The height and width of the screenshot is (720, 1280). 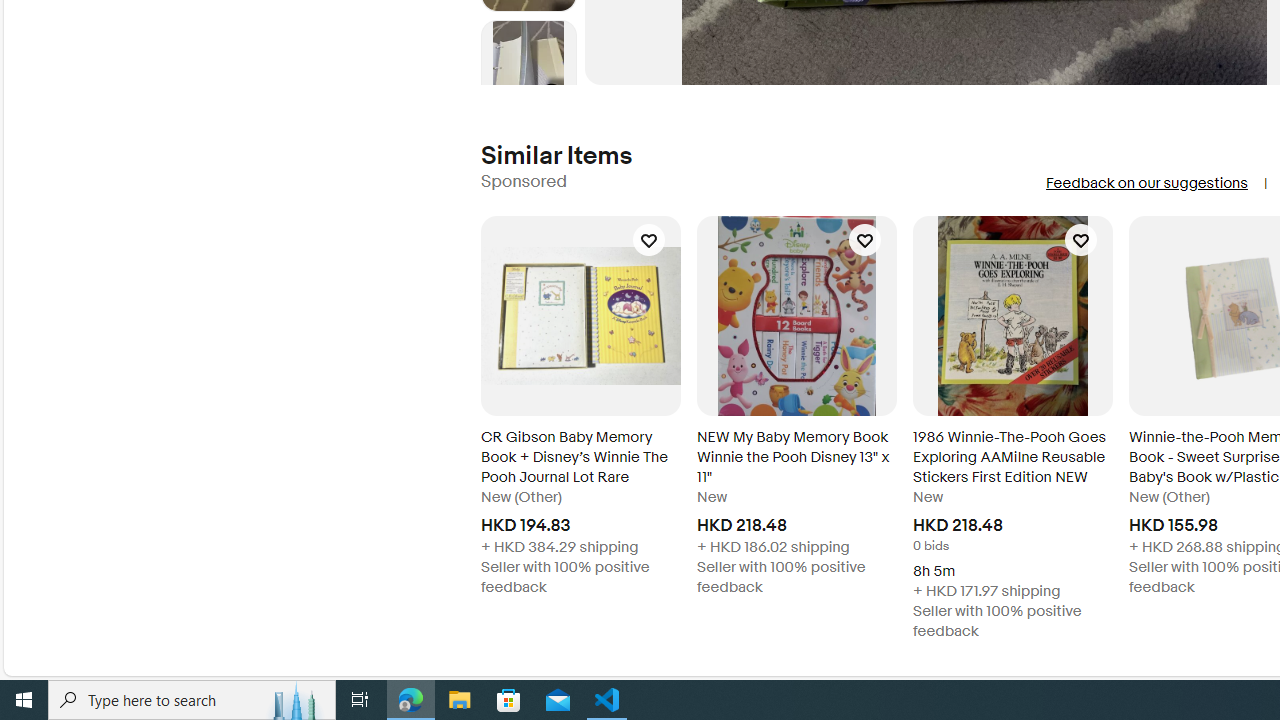 What do you see at coordinates (1146, 183) in the screenshot?
I see `'Feedback on our suggestions'` at bounding box center [1146, 183].